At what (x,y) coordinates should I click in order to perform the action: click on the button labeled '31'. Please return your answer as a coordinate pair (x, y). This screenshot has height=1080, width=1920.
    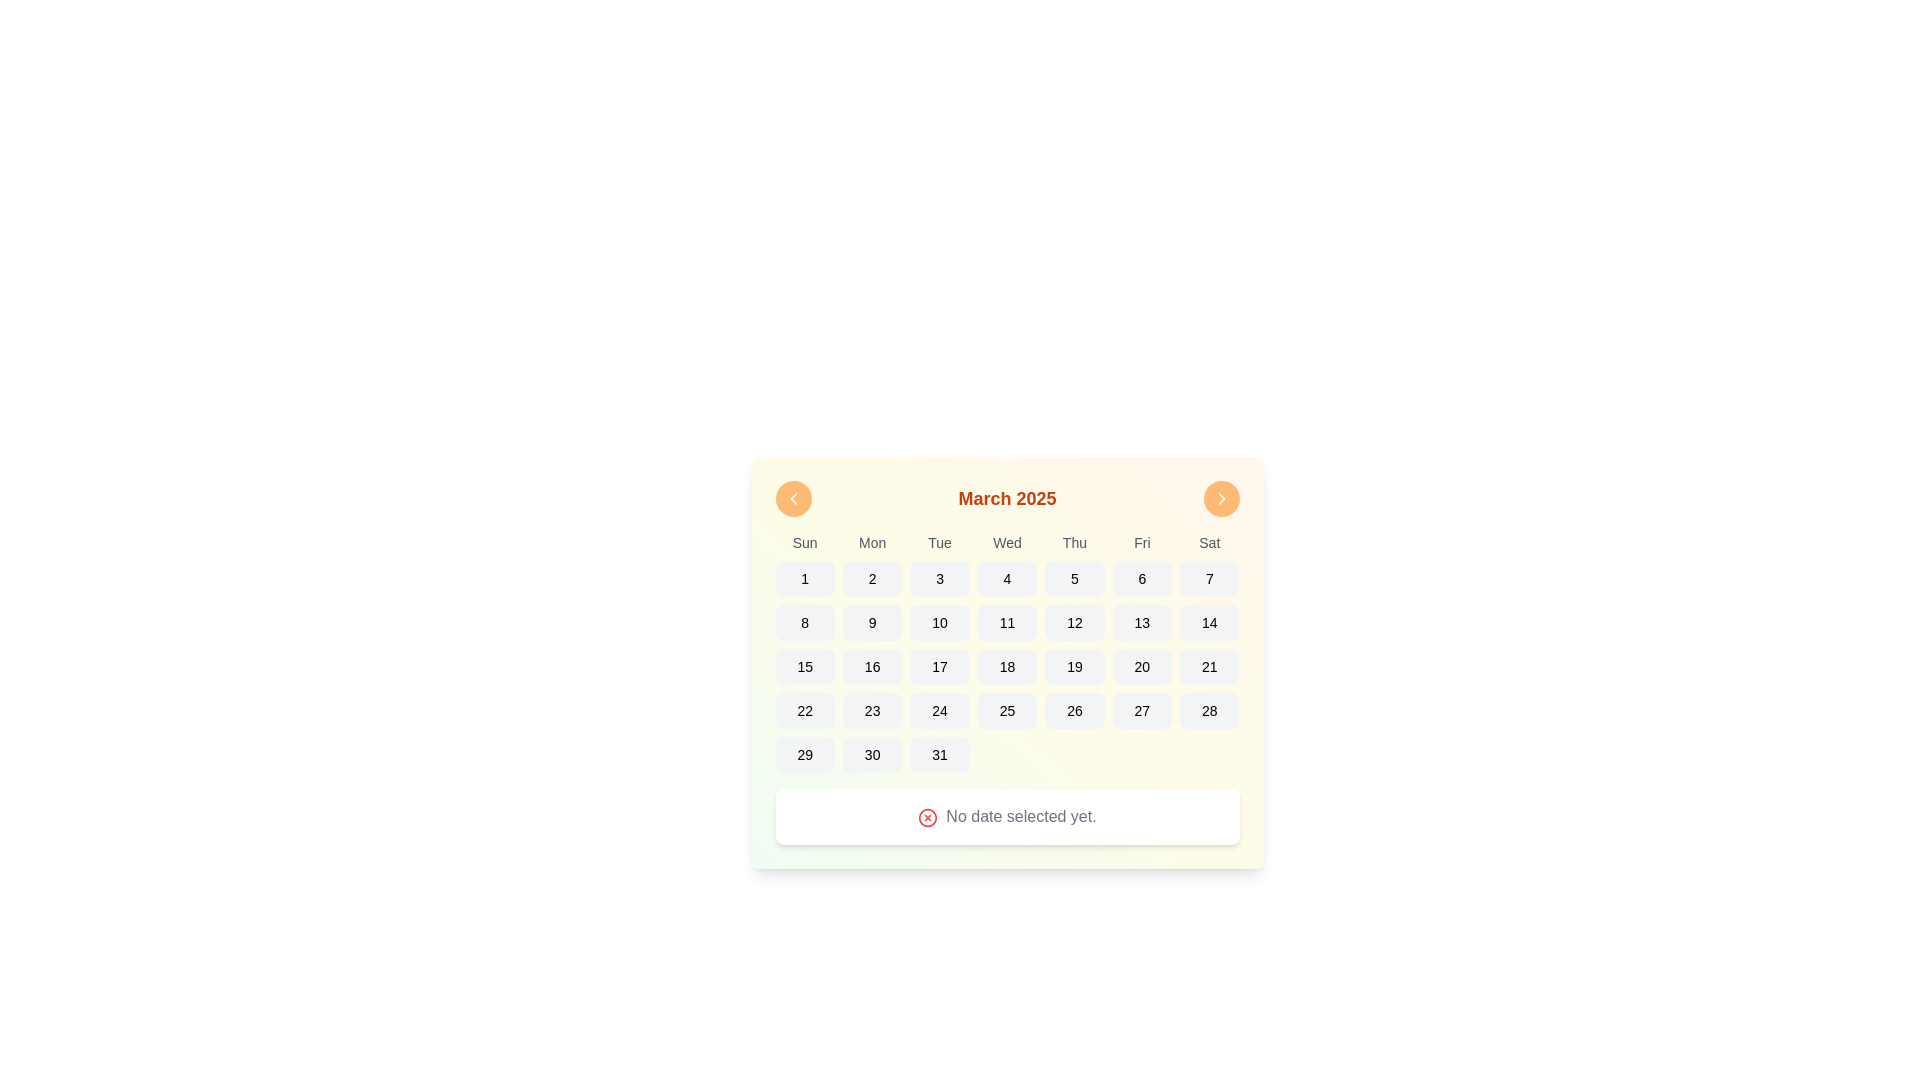
    Looking at the image, I should click on (939, 755).